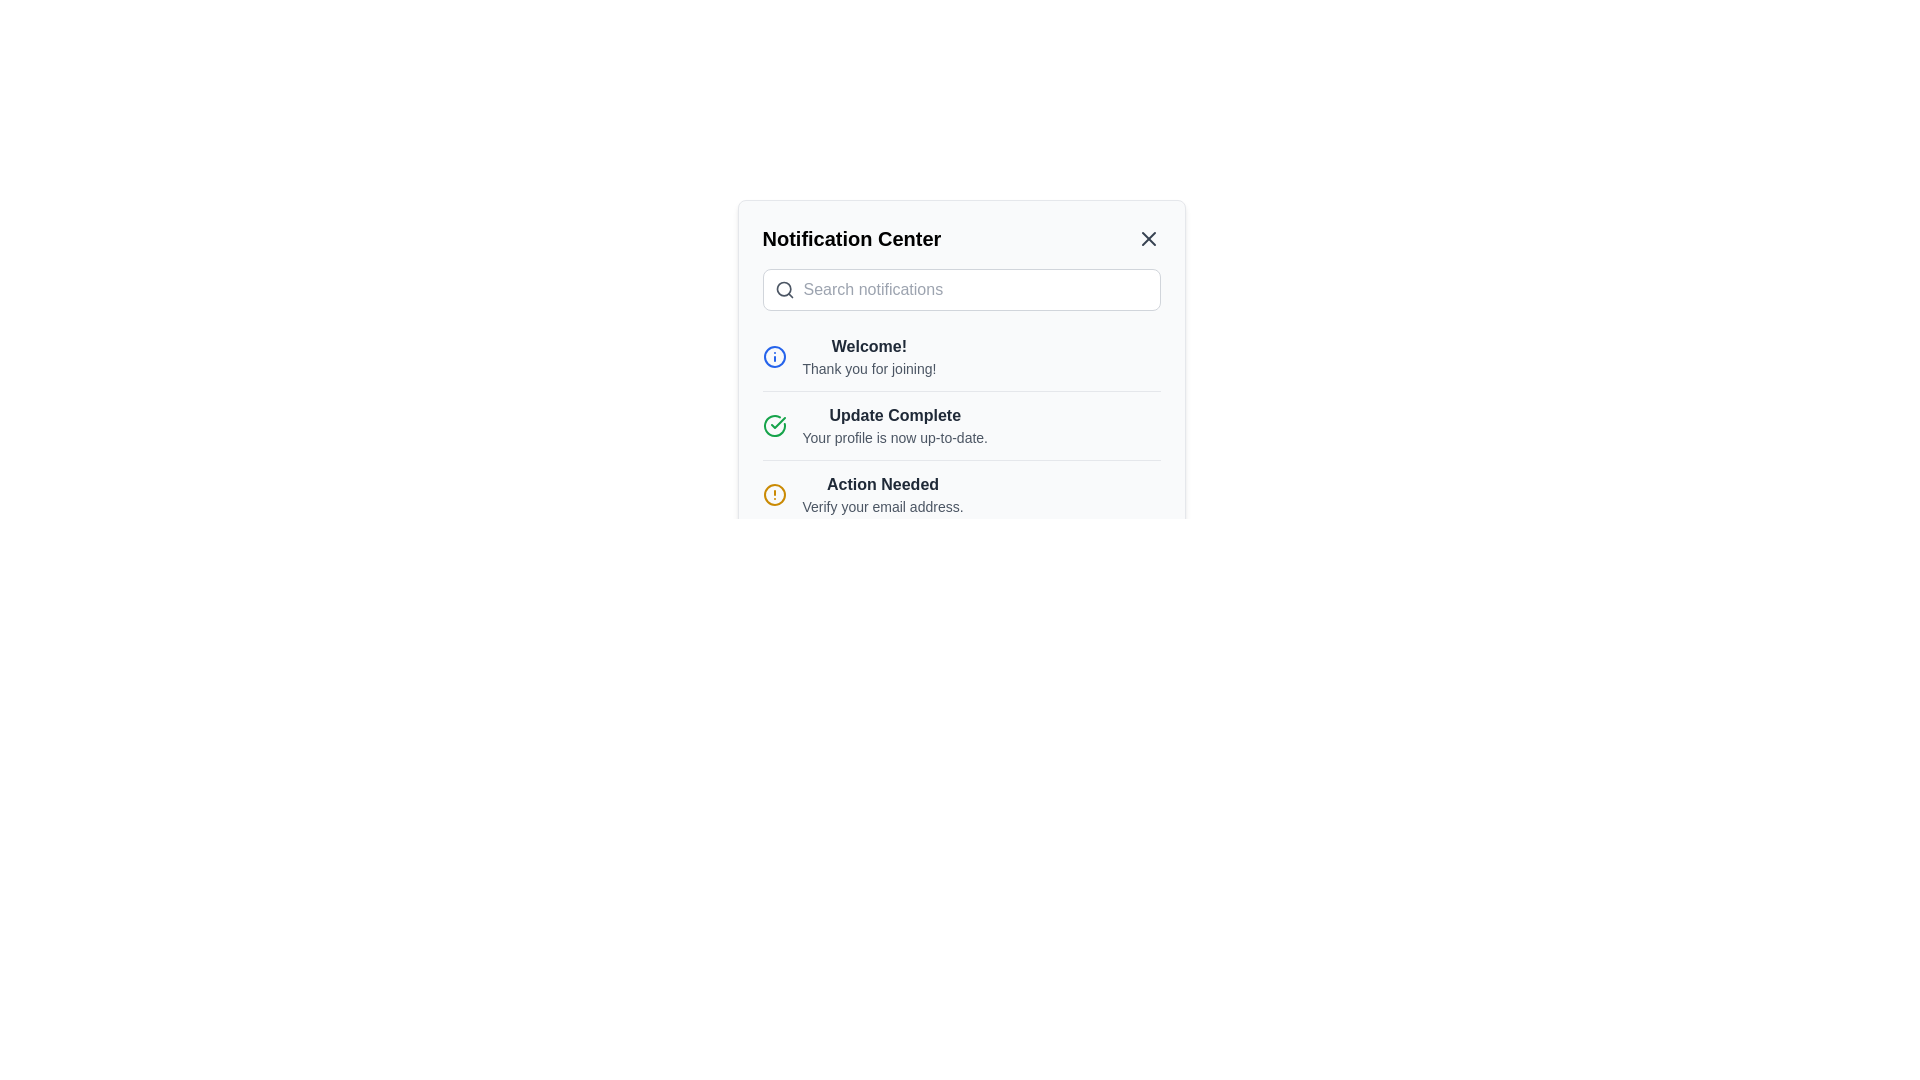  Describe the element at coordinates (961, 494) in the screenshot. I see `the third notification entry in the Notification Center that indicates 'Action Needed' for detailed interaction` at that location.